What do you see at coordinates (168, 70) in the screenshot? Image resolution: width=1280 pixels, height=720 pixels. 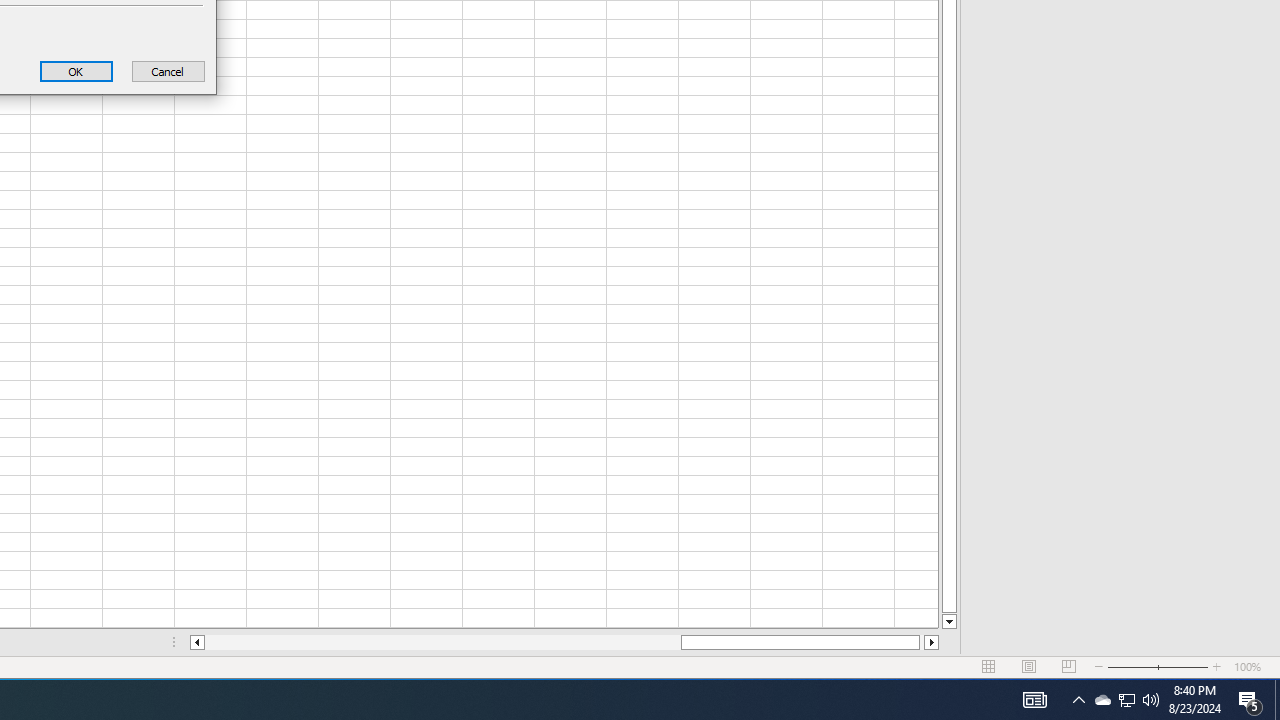 I see `'Cancel'` at bounding box center [168, 70].